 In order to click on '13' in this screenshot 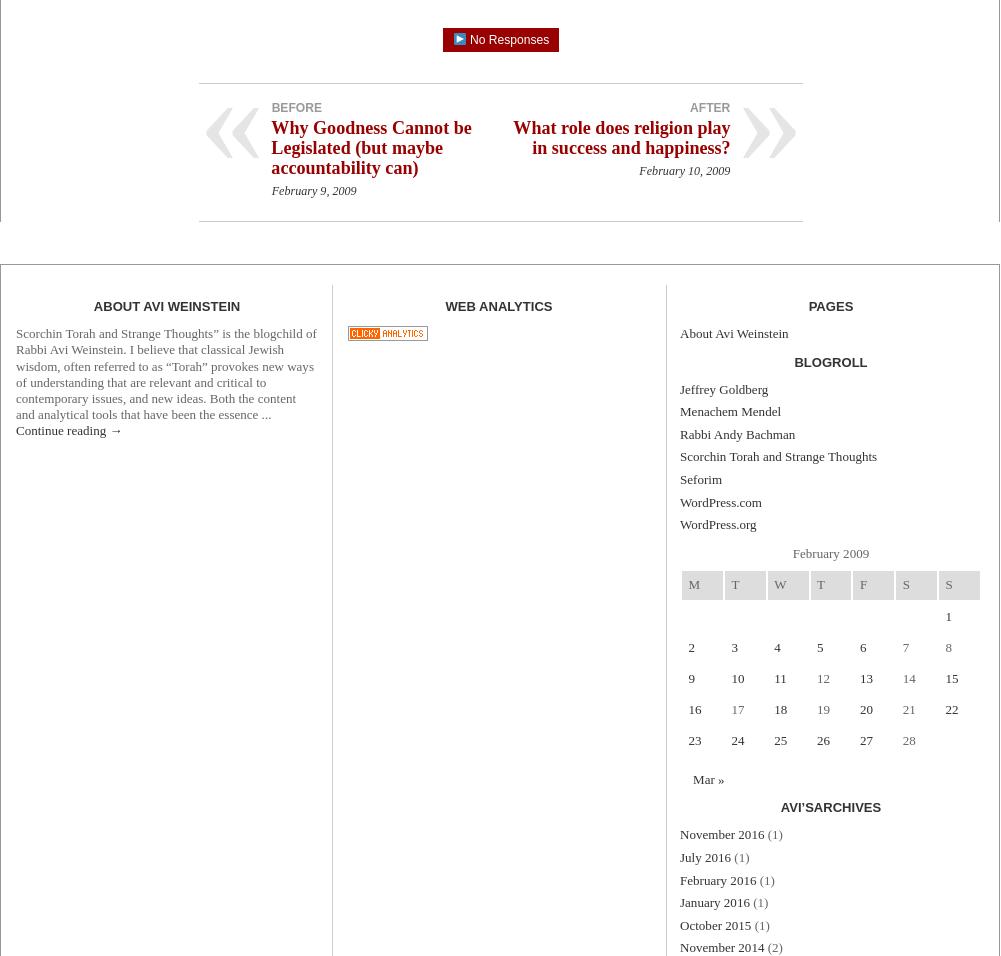, I will do `click(865, 677)`.